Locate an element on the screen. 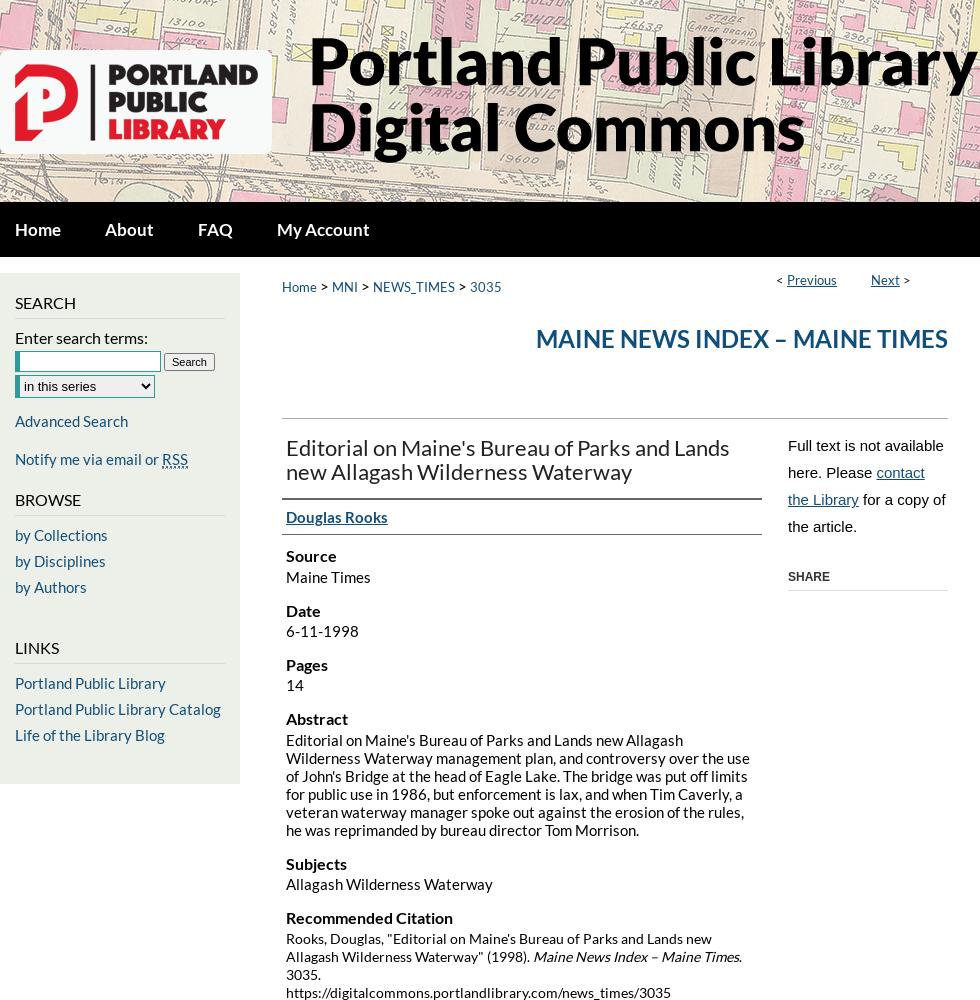 The height and width of the screenshot is (1000, 980). 'Editorial on Maine's Bureau of Parks and Lands new Allagash Wilderness Waterway management plan, and controversy over the use of John's Bridge at the head of Eagle Lake. The bridge was put off limits for public use in 1986, but enforcement is lax, and when Tim Caverly, a veteran waterway manager spoke out against the erosion of the rules, he was reprimanded by bureau director Tom Morrison.' is located at coordinates (518, 784).